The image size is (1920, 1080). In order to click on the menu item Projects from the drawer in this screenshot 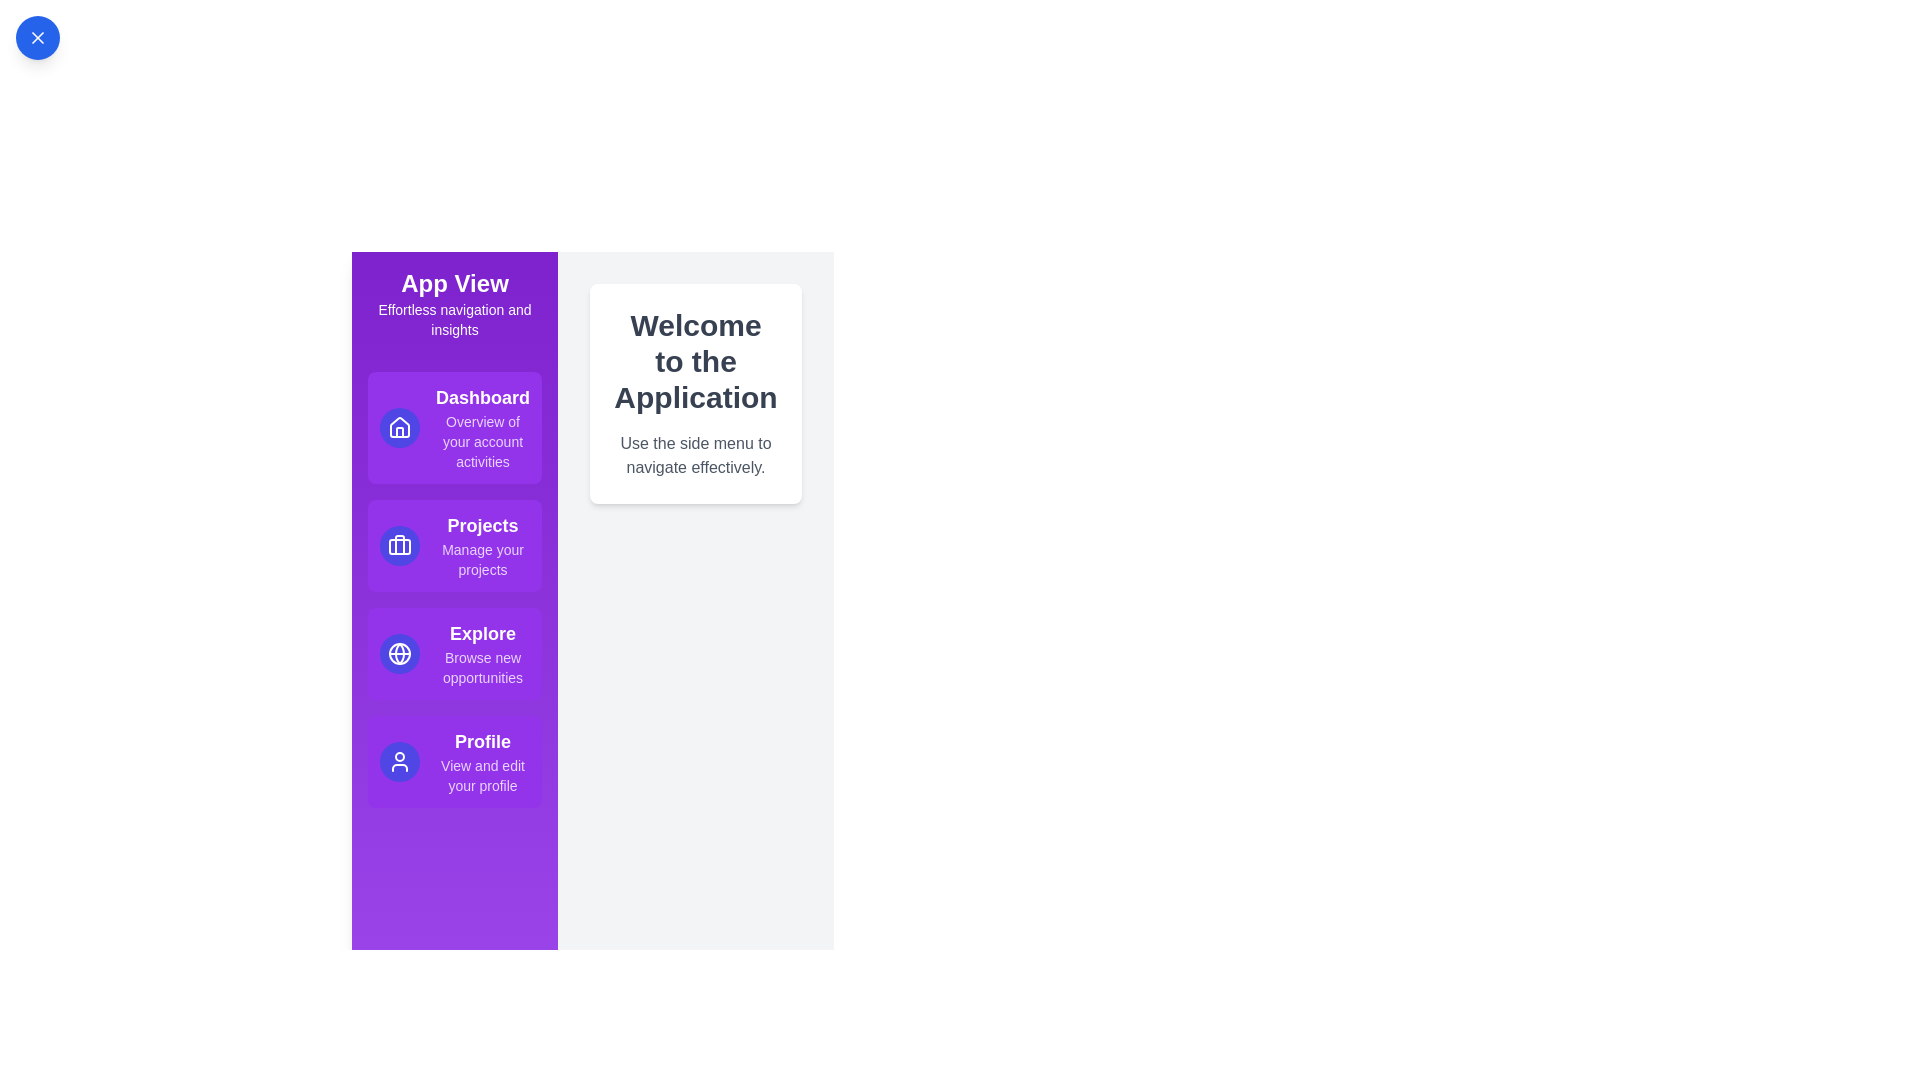, I will do `click(454, 546)`.